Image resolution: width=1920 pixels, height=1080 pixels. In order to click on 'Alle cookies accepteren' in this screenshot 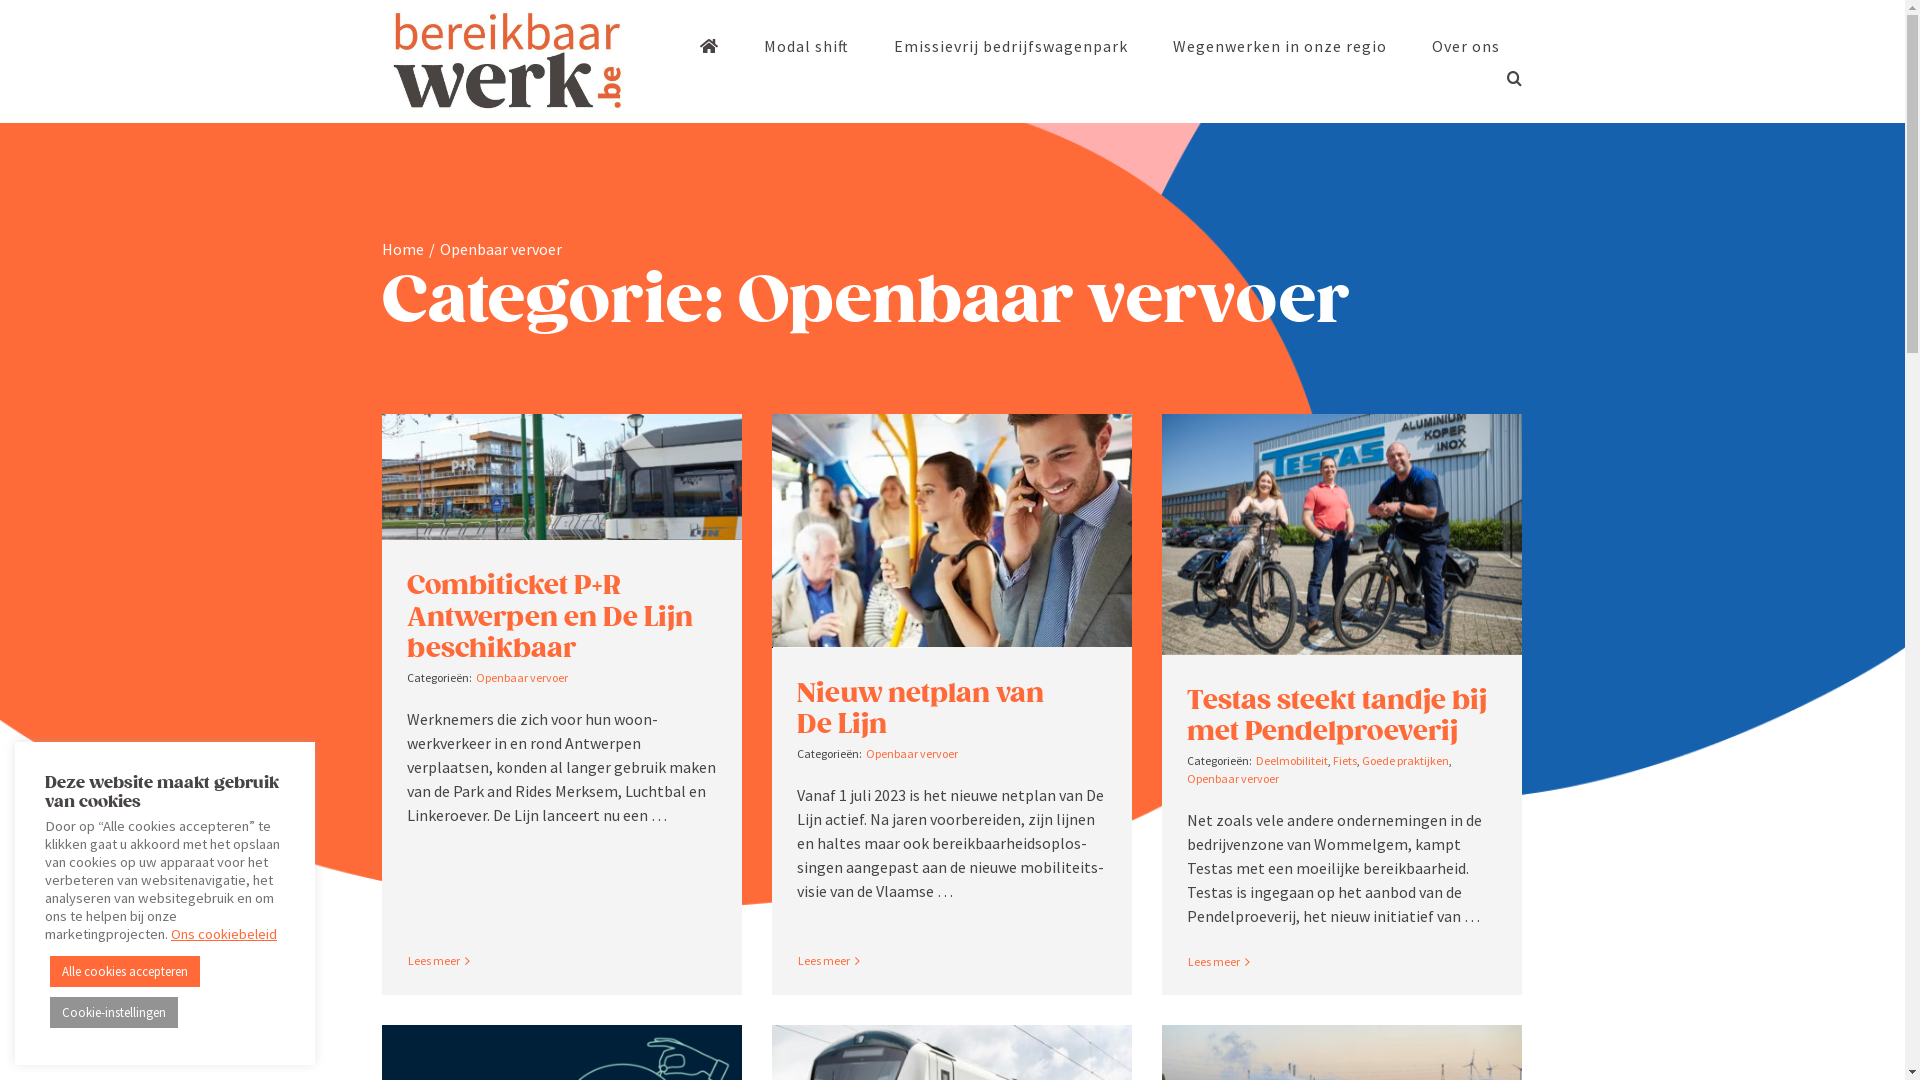, I will do `click(49, 970)`.